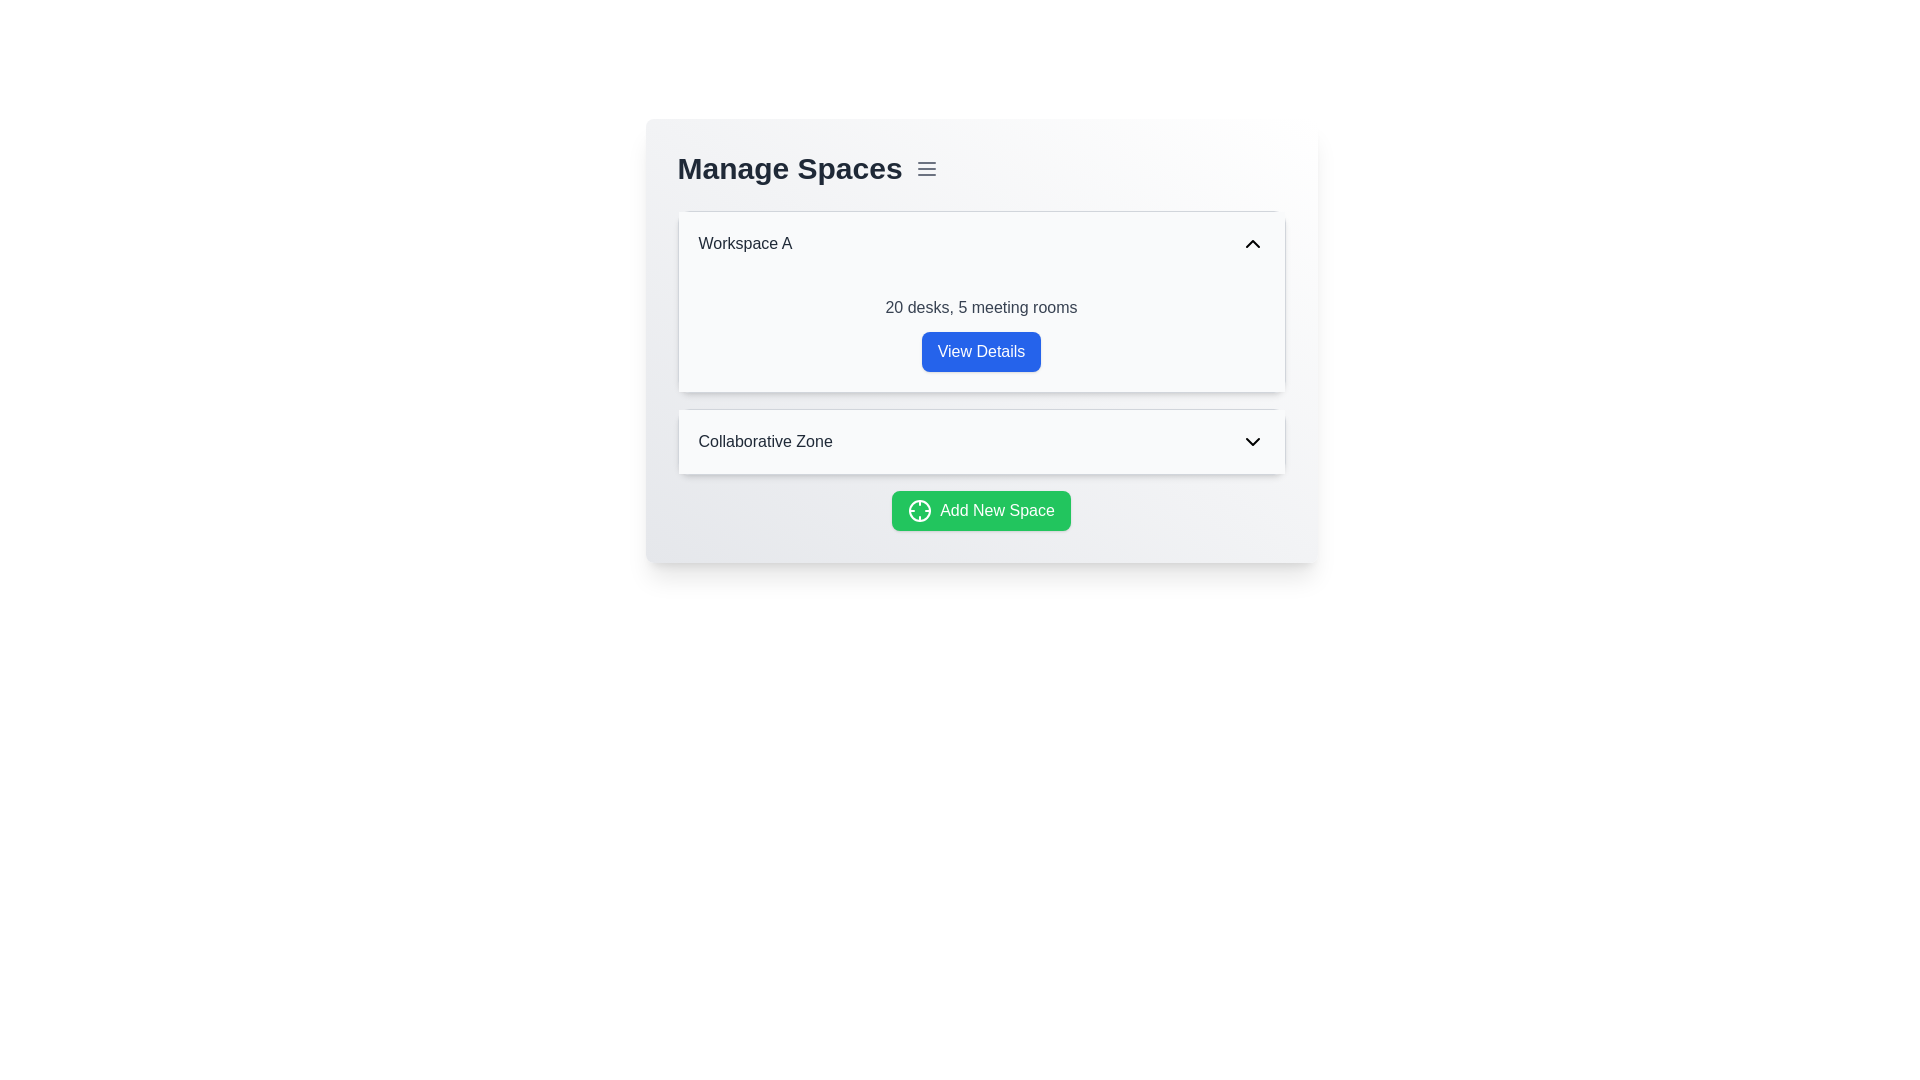  I want to click on the 'Add New Space' button, which is styled with a rounded rectangular green background and white text, located at the bottom of the 'Manage Spaces' card, so click(981, 509).